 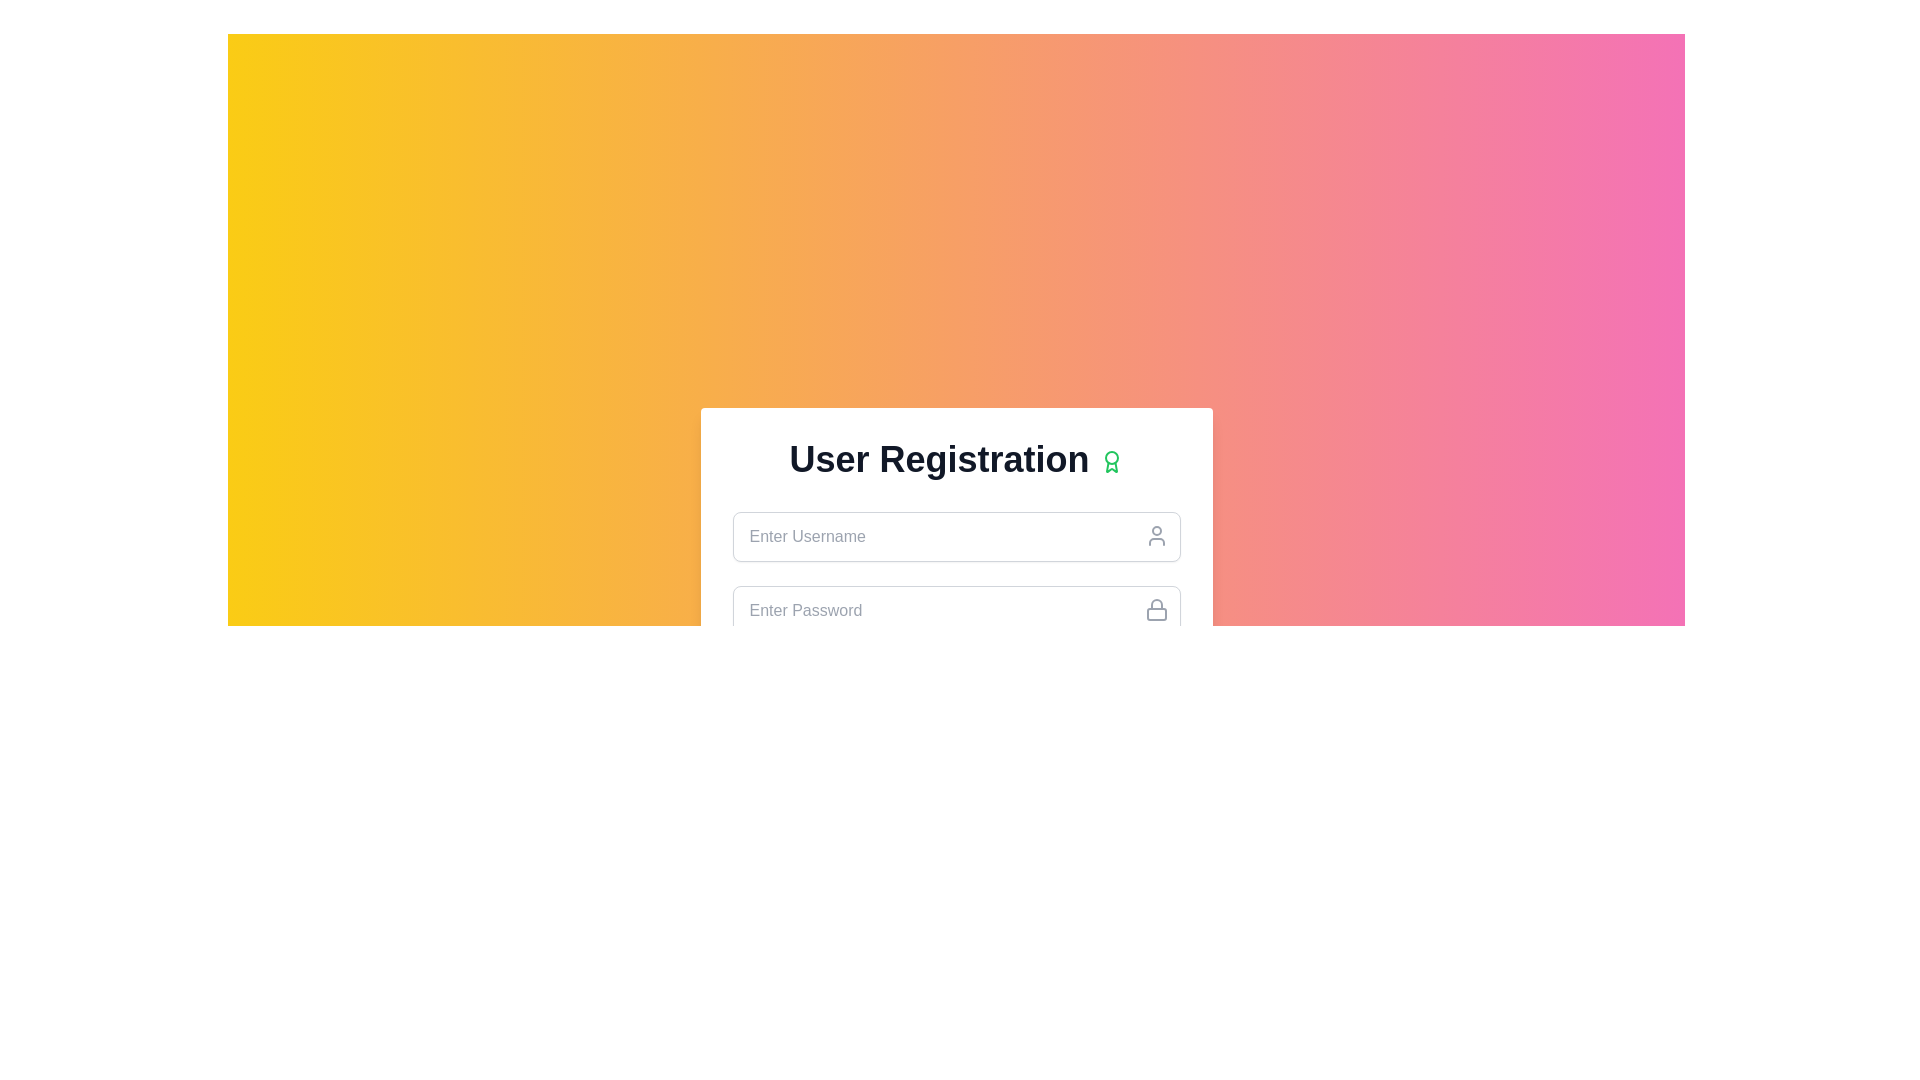 I want to click on the password input field below the username field in the User Registration form, so click(x=955, y=609).